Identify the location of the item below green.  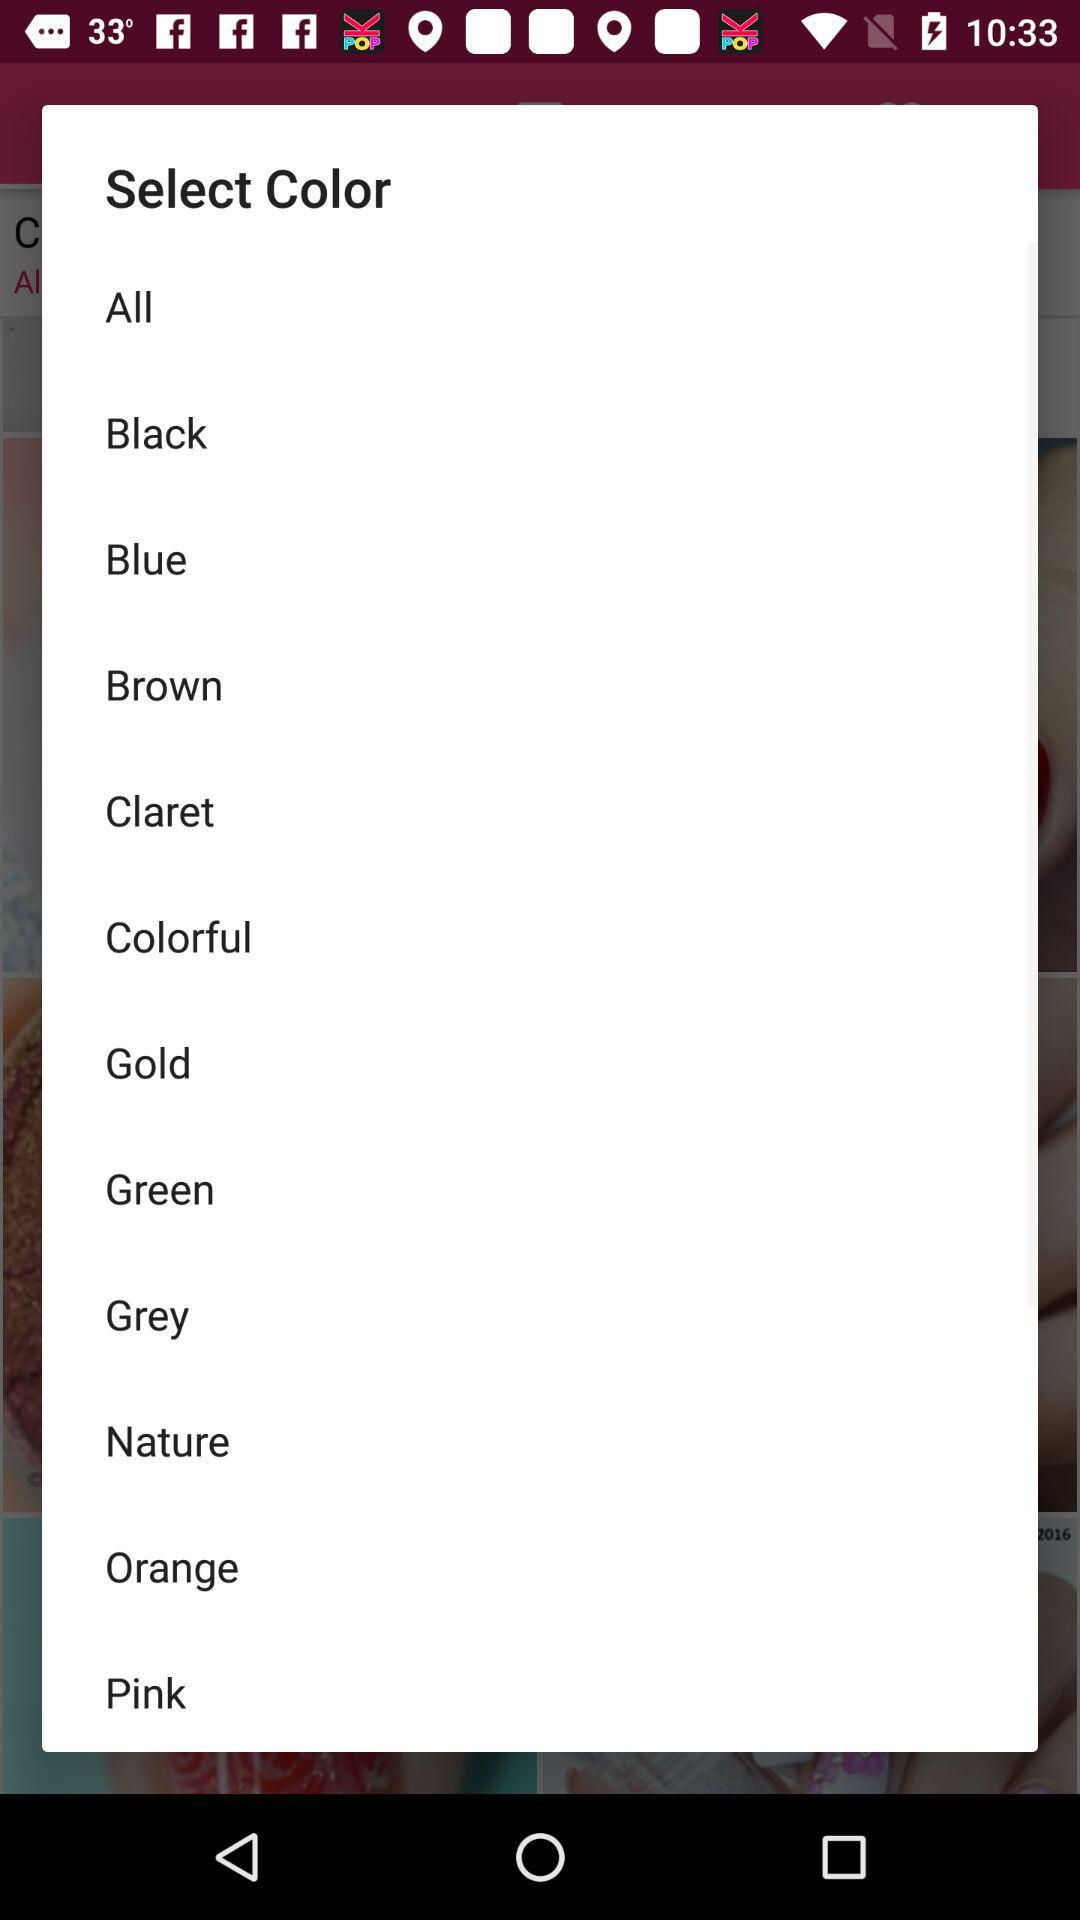
(540, 1314).